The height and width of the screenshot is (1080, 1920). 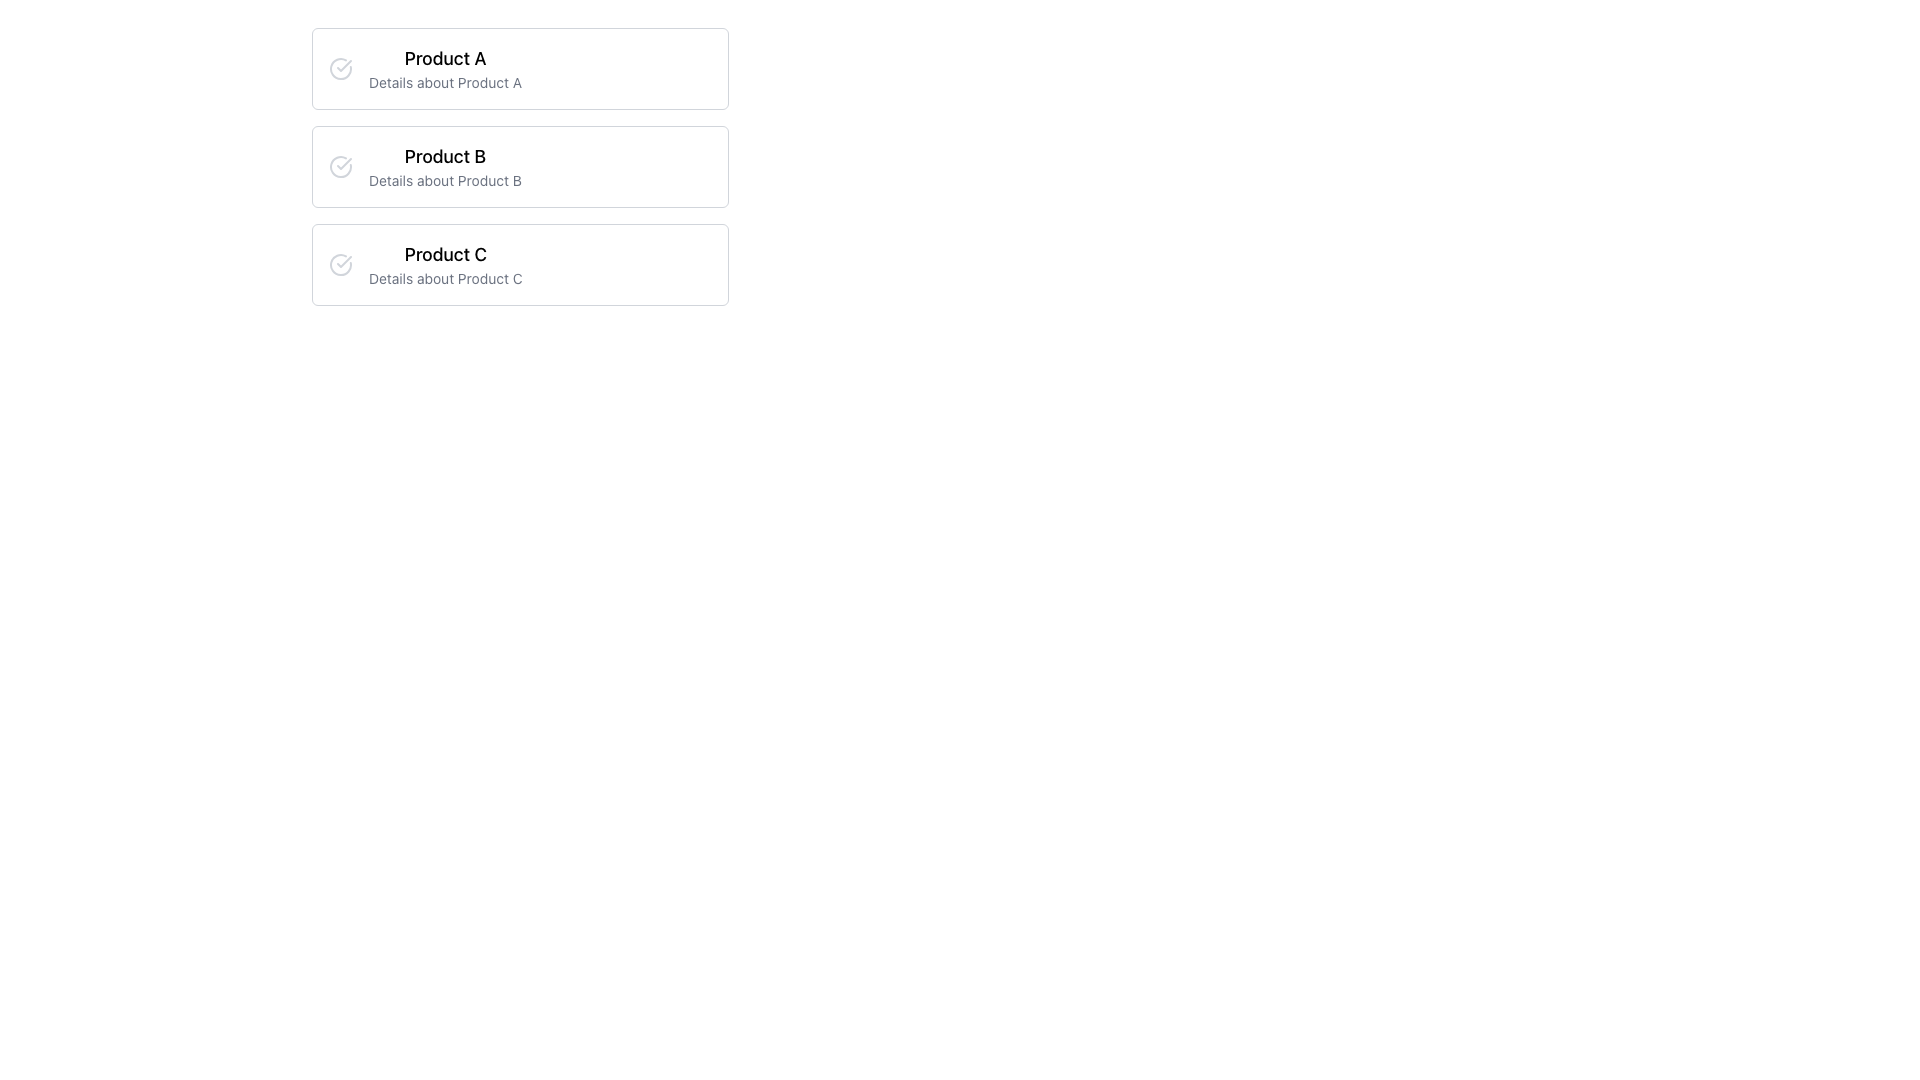 What do you see at coordinates (340, 264) in the screenshot?
I see `the checkmark icon within a gray outlined circle, located to the left of the 'Product C' text` at bounding box center [340, 264].